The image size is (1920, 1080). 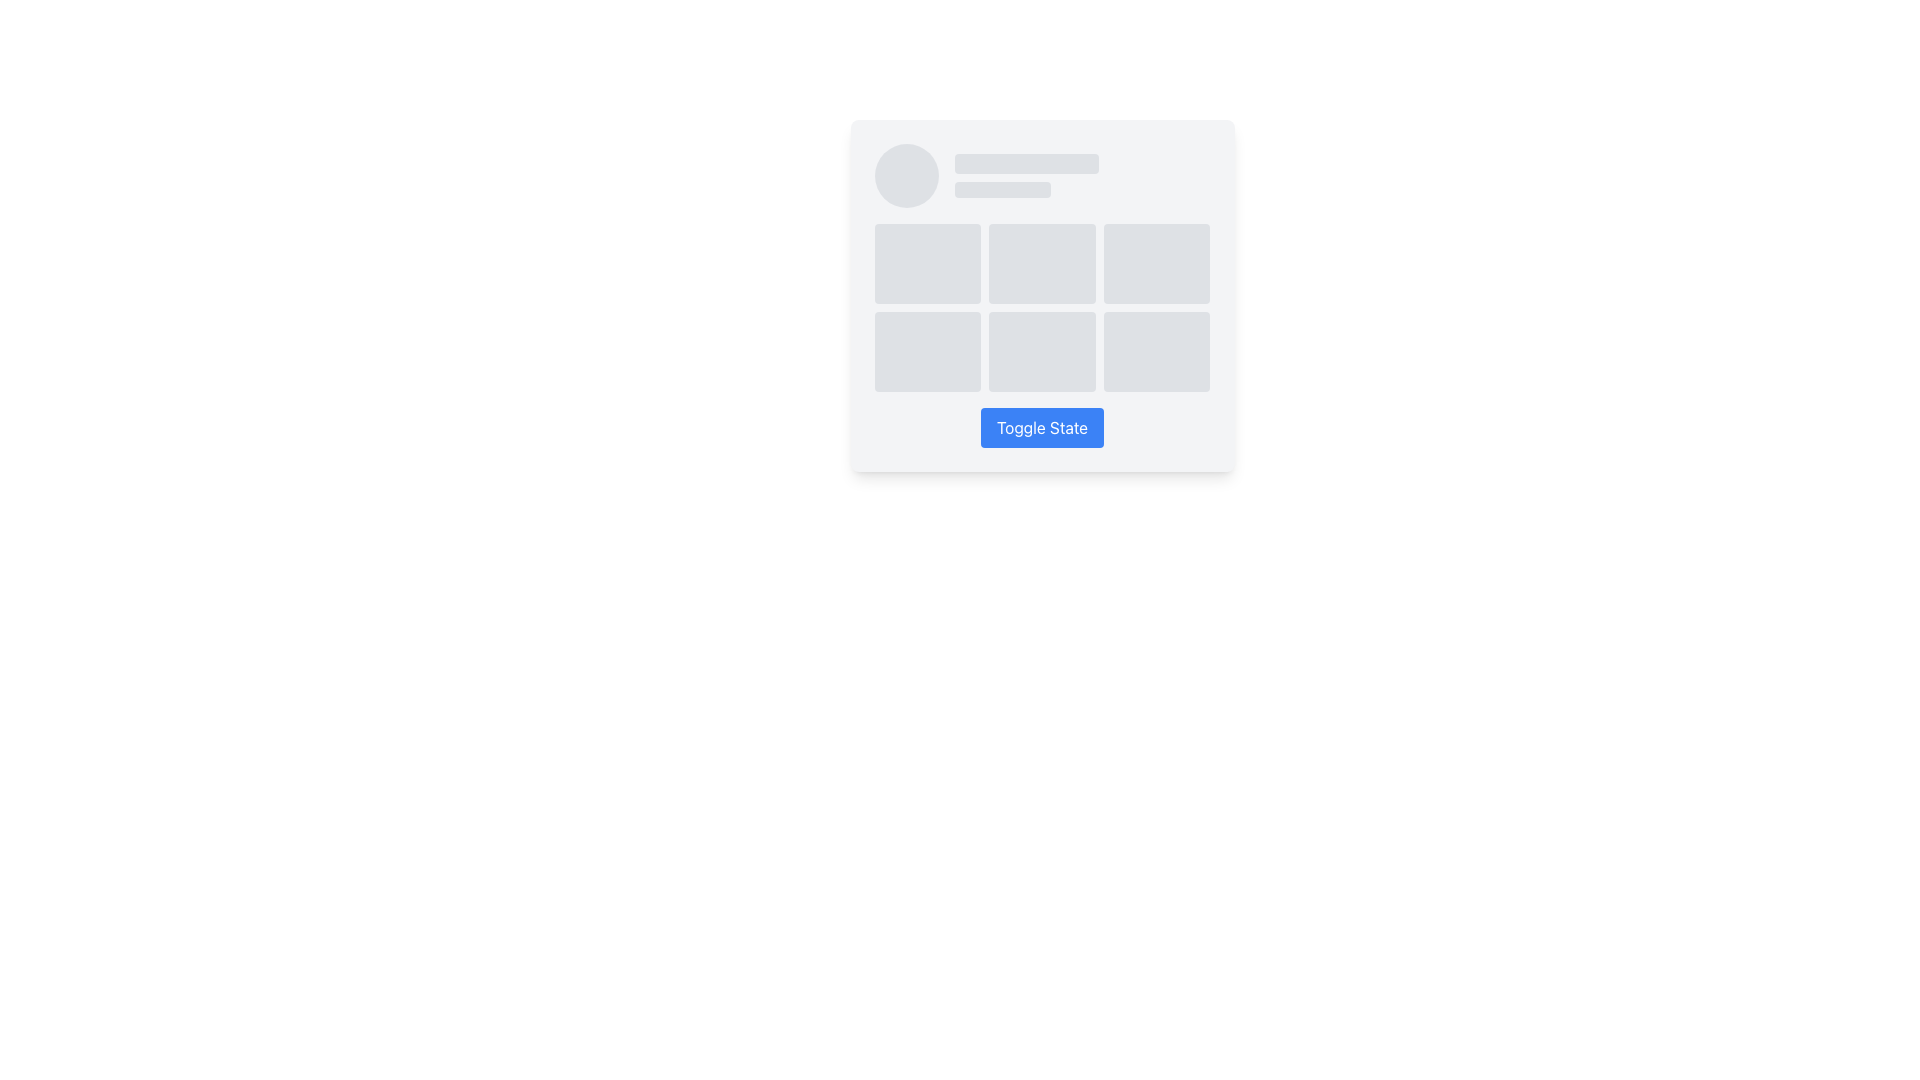 I want to click on the Placeholder Block, which is a rectangular block with a subtle gray background and rounded corners, positioned as the fourth item in a 3x2 grid layout, so click(x=926, y=350).